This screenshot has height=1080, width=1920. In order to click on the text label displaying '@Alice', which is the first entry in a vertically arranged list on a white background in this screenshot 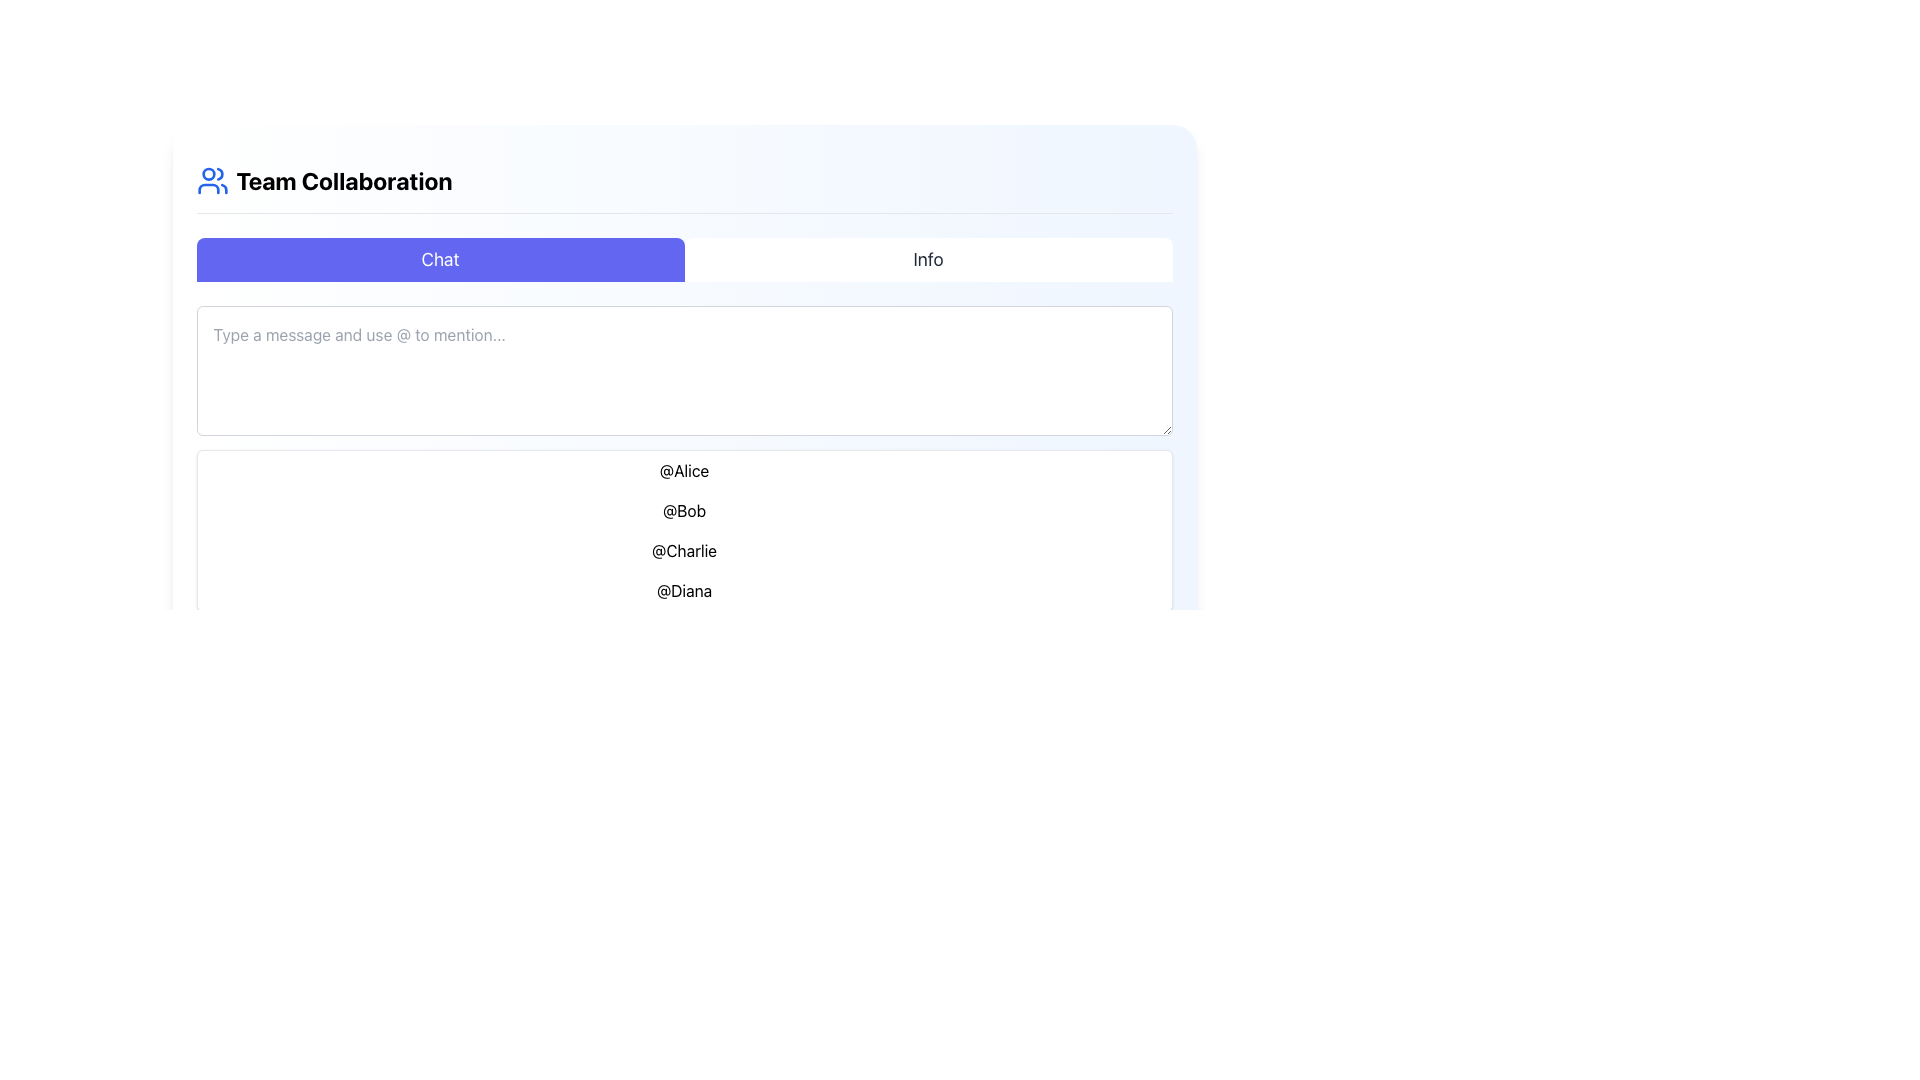, I will do `click(684, 470)`.